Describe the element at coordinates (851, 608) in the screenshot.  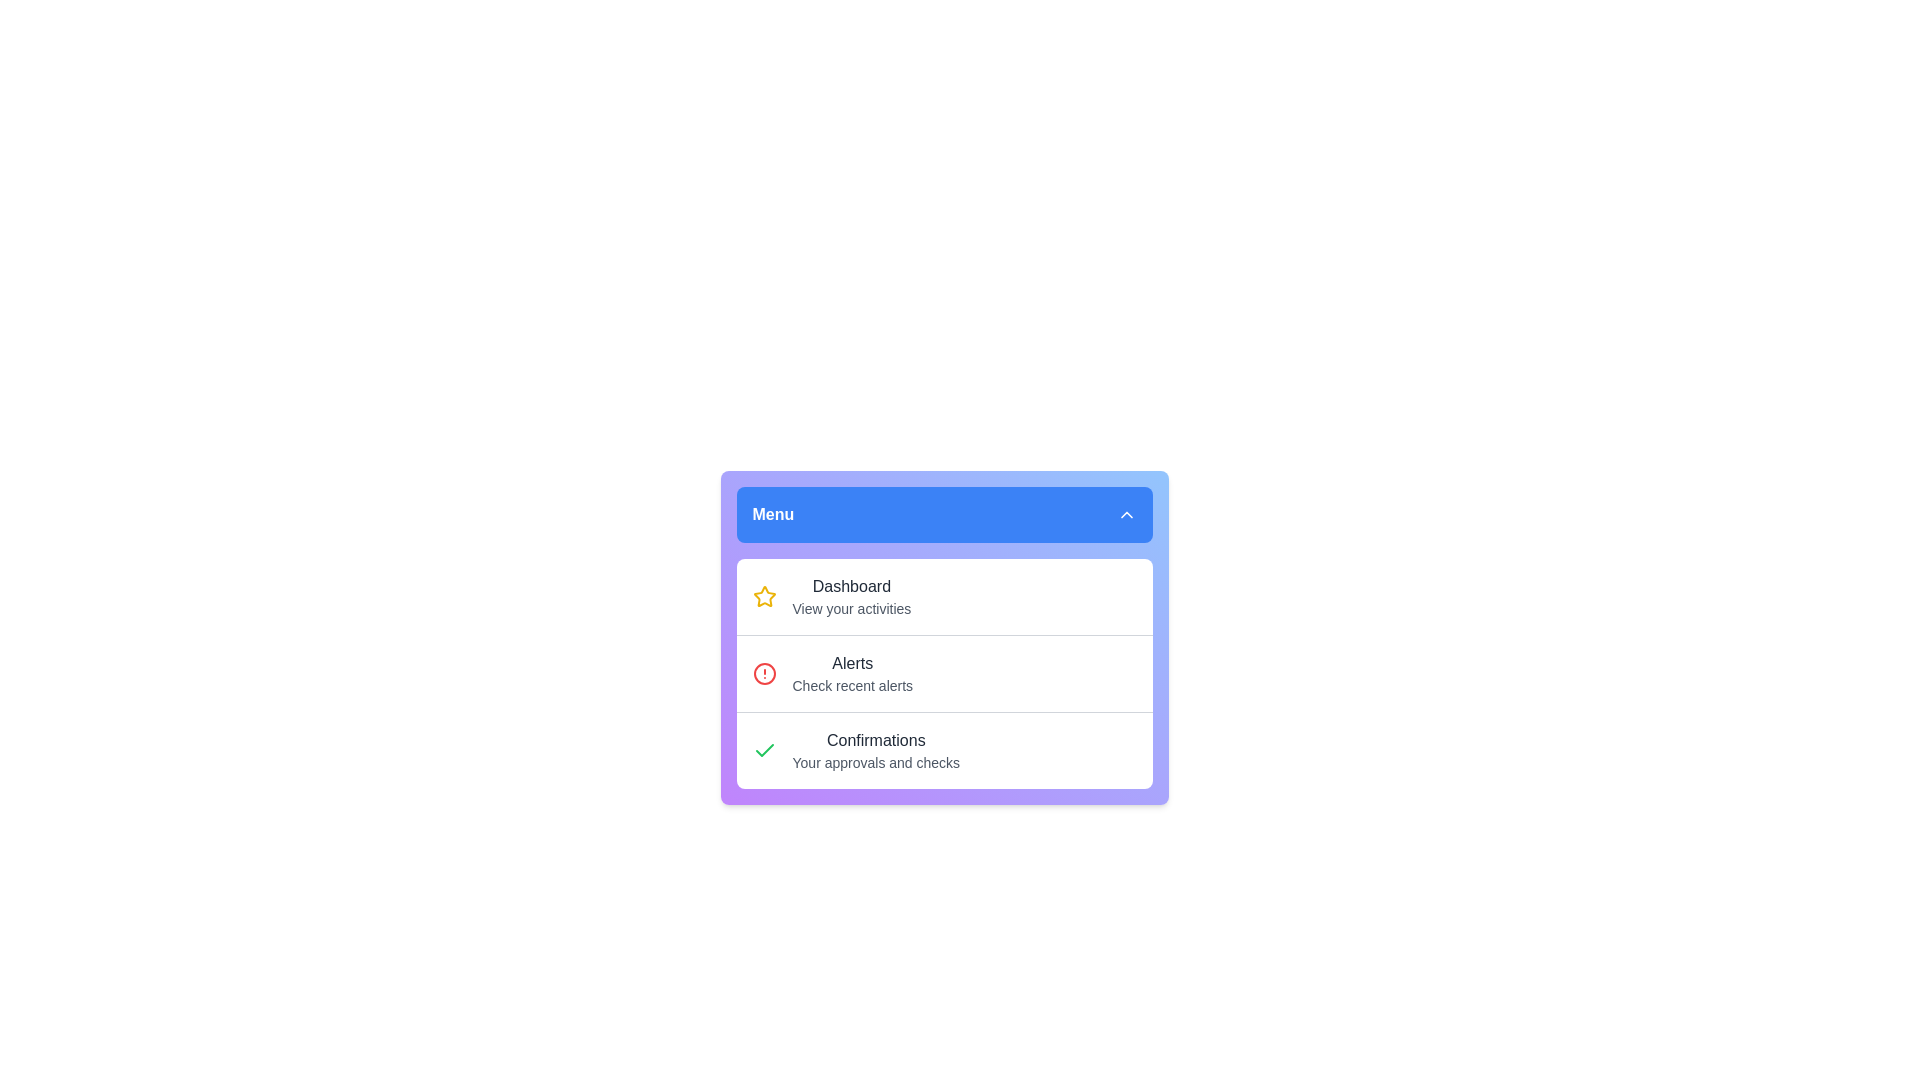
I see `the 'View your activities' text label, which is a small-sized light gray text located under the 'Dashboard' heading in the menu panel` at that location.